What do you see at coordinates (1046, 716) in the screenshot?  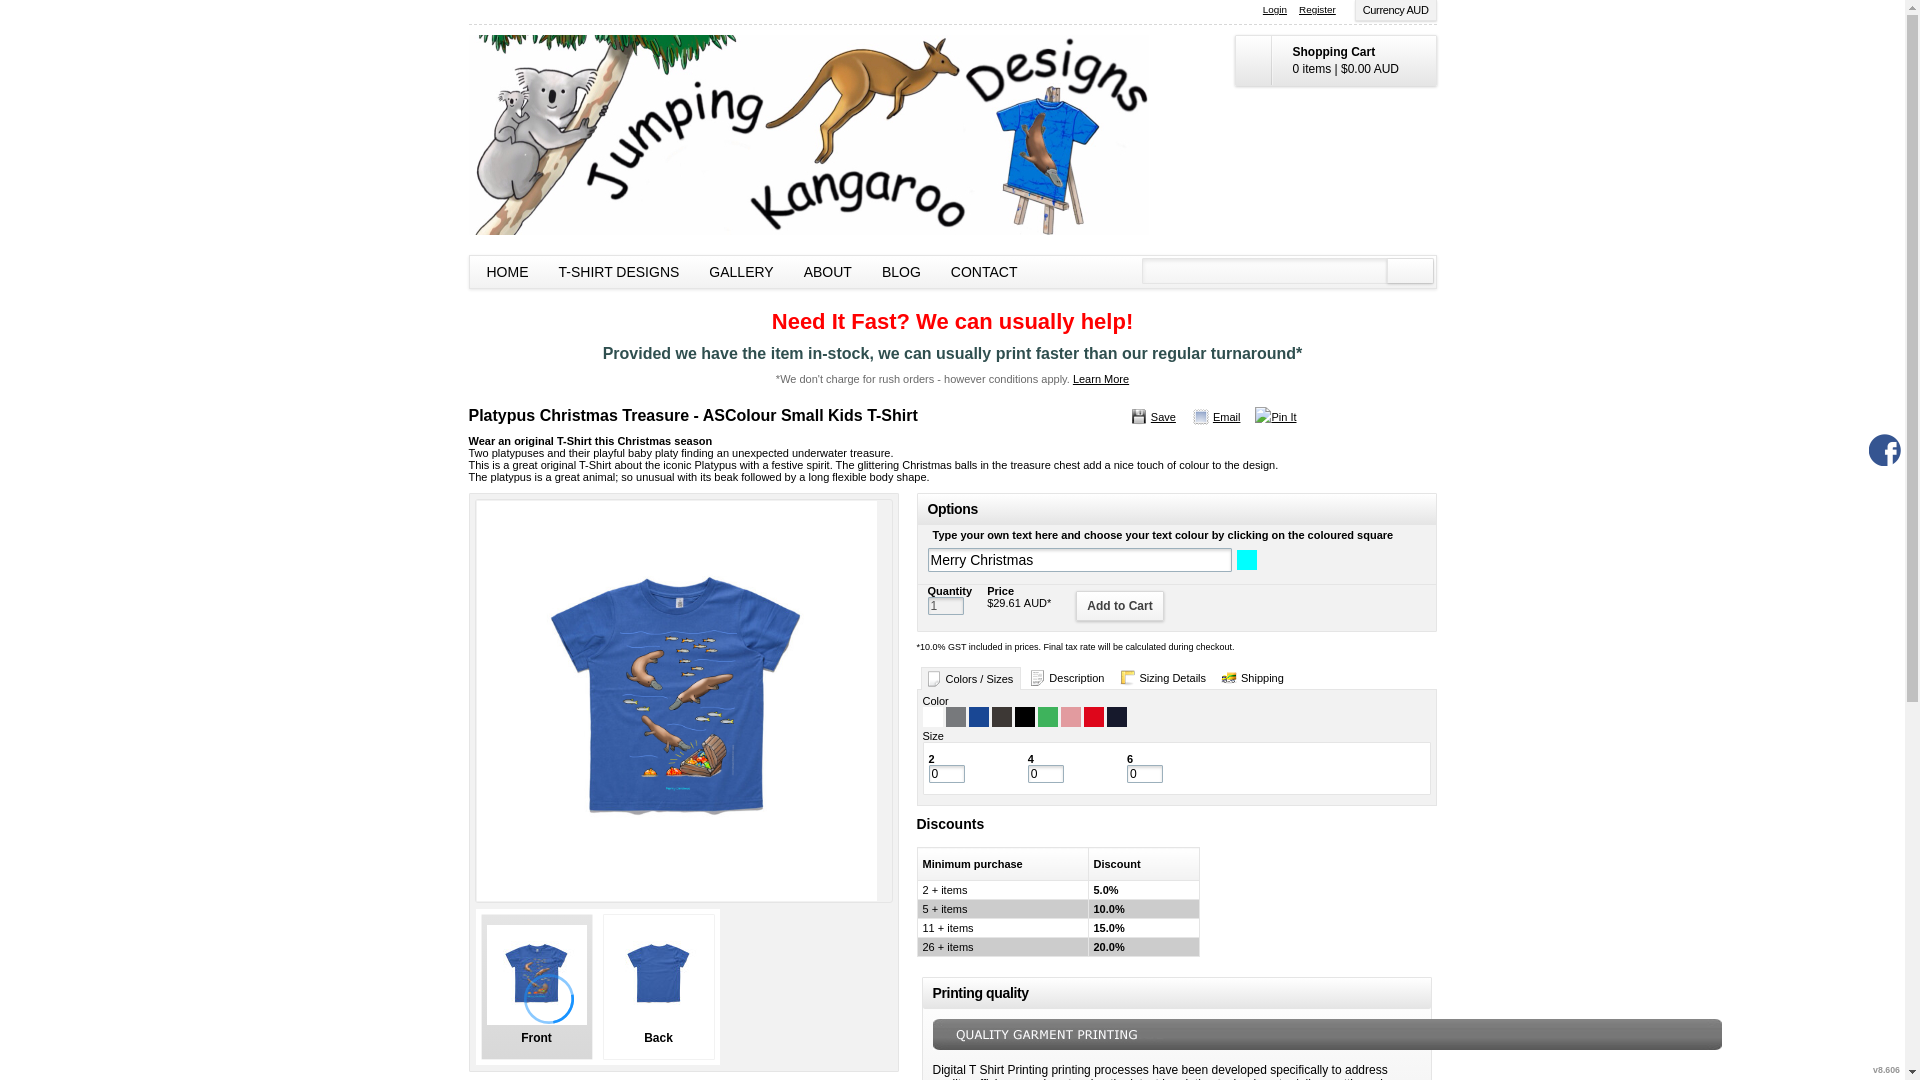 I see `'Kelly Green'` at bounding box center [1046, 716].